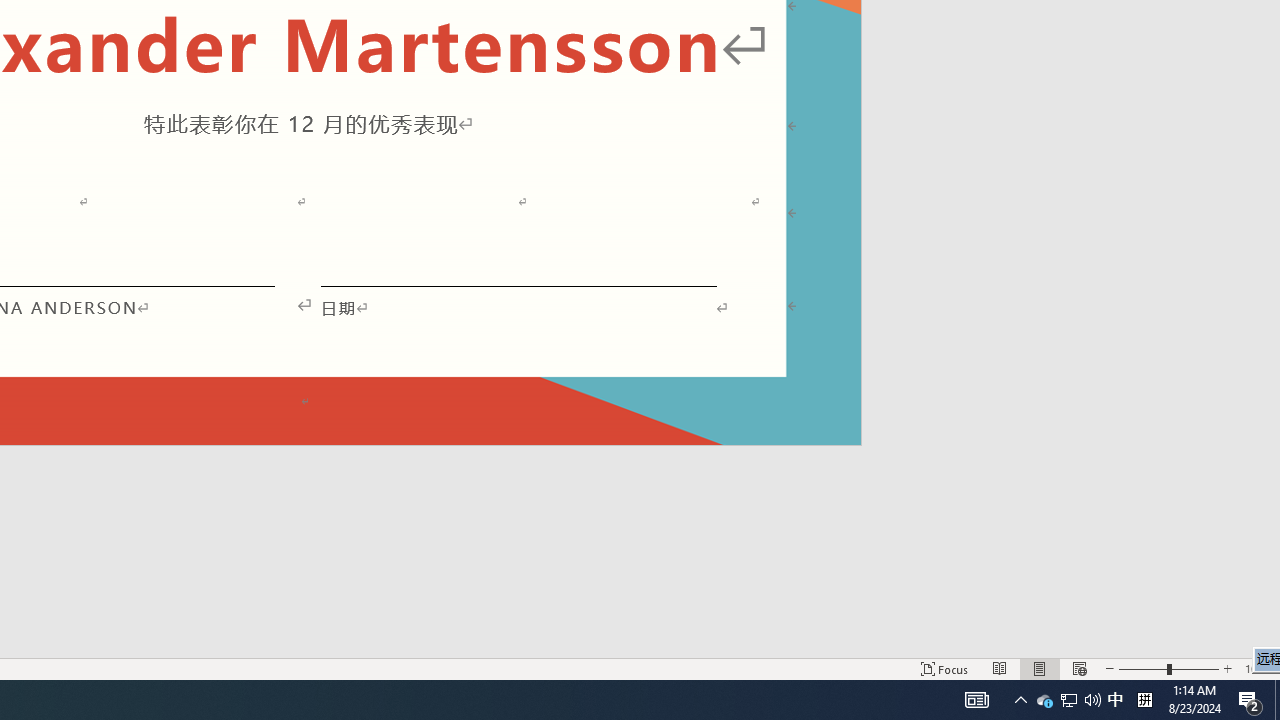 The width and height of the screenshot is (1280, 720). What do you see at coordinates (1257, 669) in the screenshot?
I see `'Zoom 100%'` at bounding box center [1257, 669].